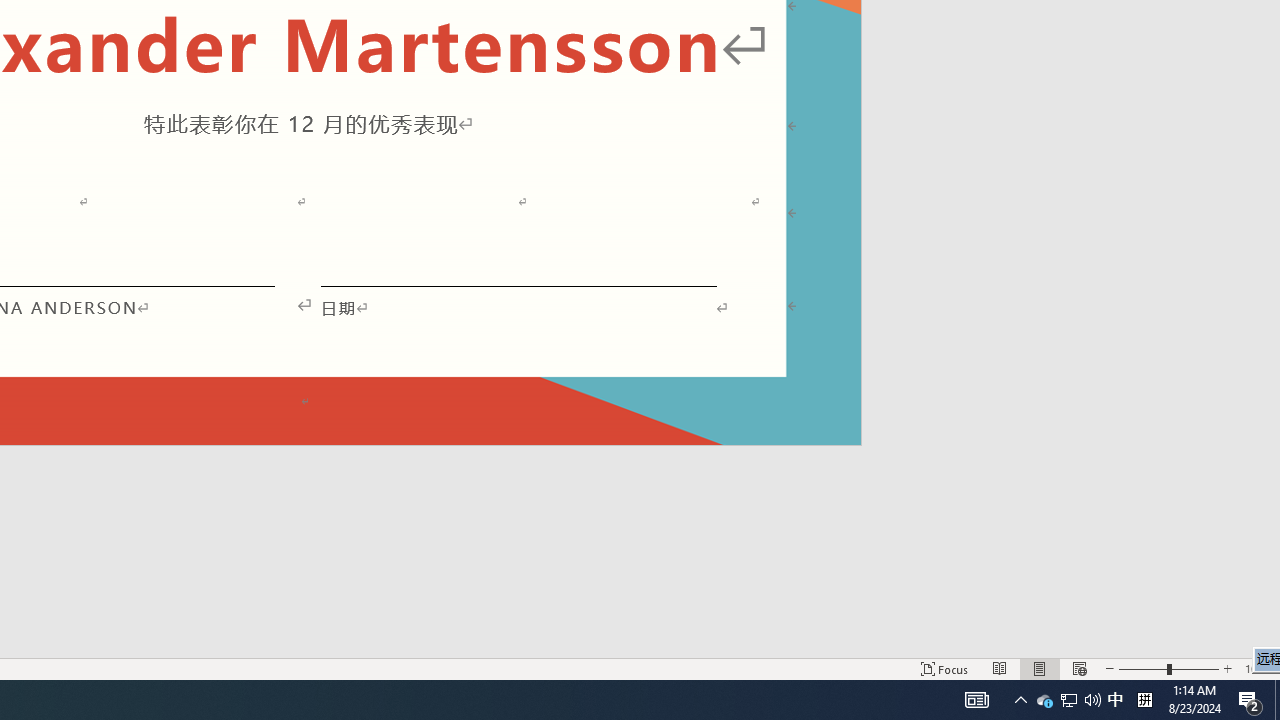 The width and height of the screenshot is (1280, 720). What do you see at coordinates (1257, 669) in the screenshot?
I see `'Zoom 100%'` at bounding box center [1257, 669].